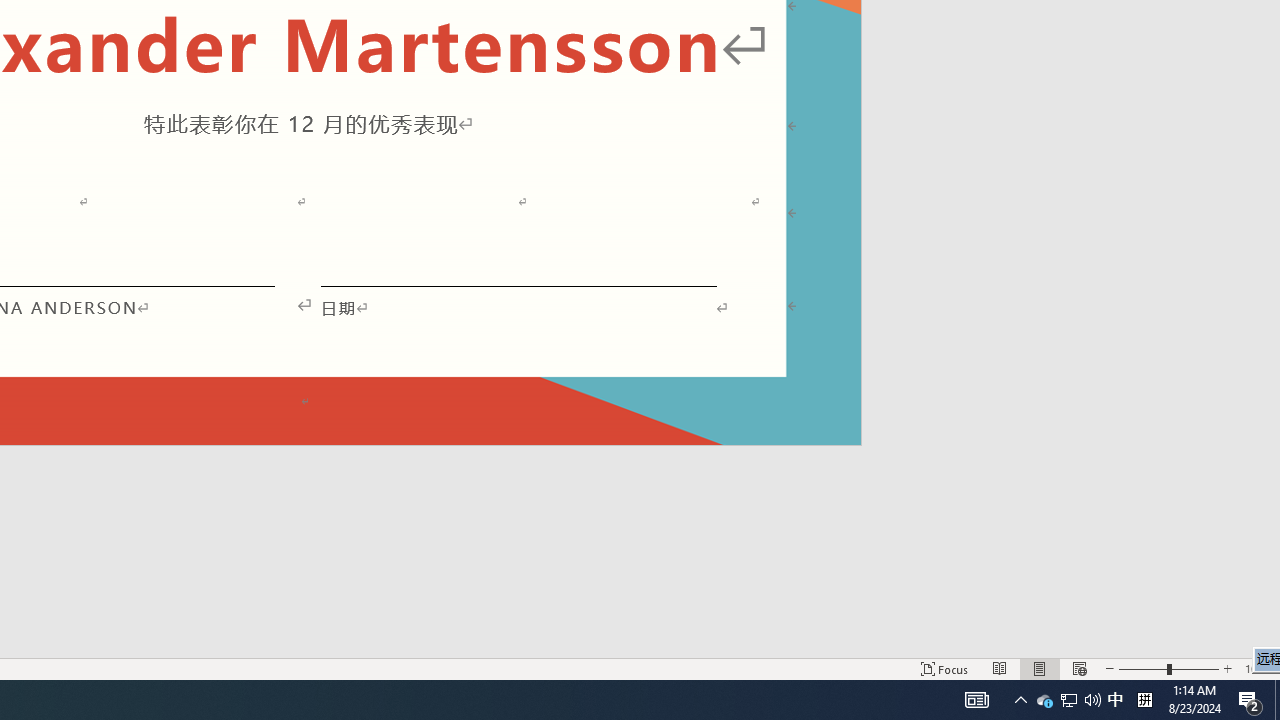 The width and height of the screenshot is (1280, 720). What do you see at coordinates (1257, 669) in the screenshot?
I see `'Zoom 100%'` at bounding box center [1257, 669].